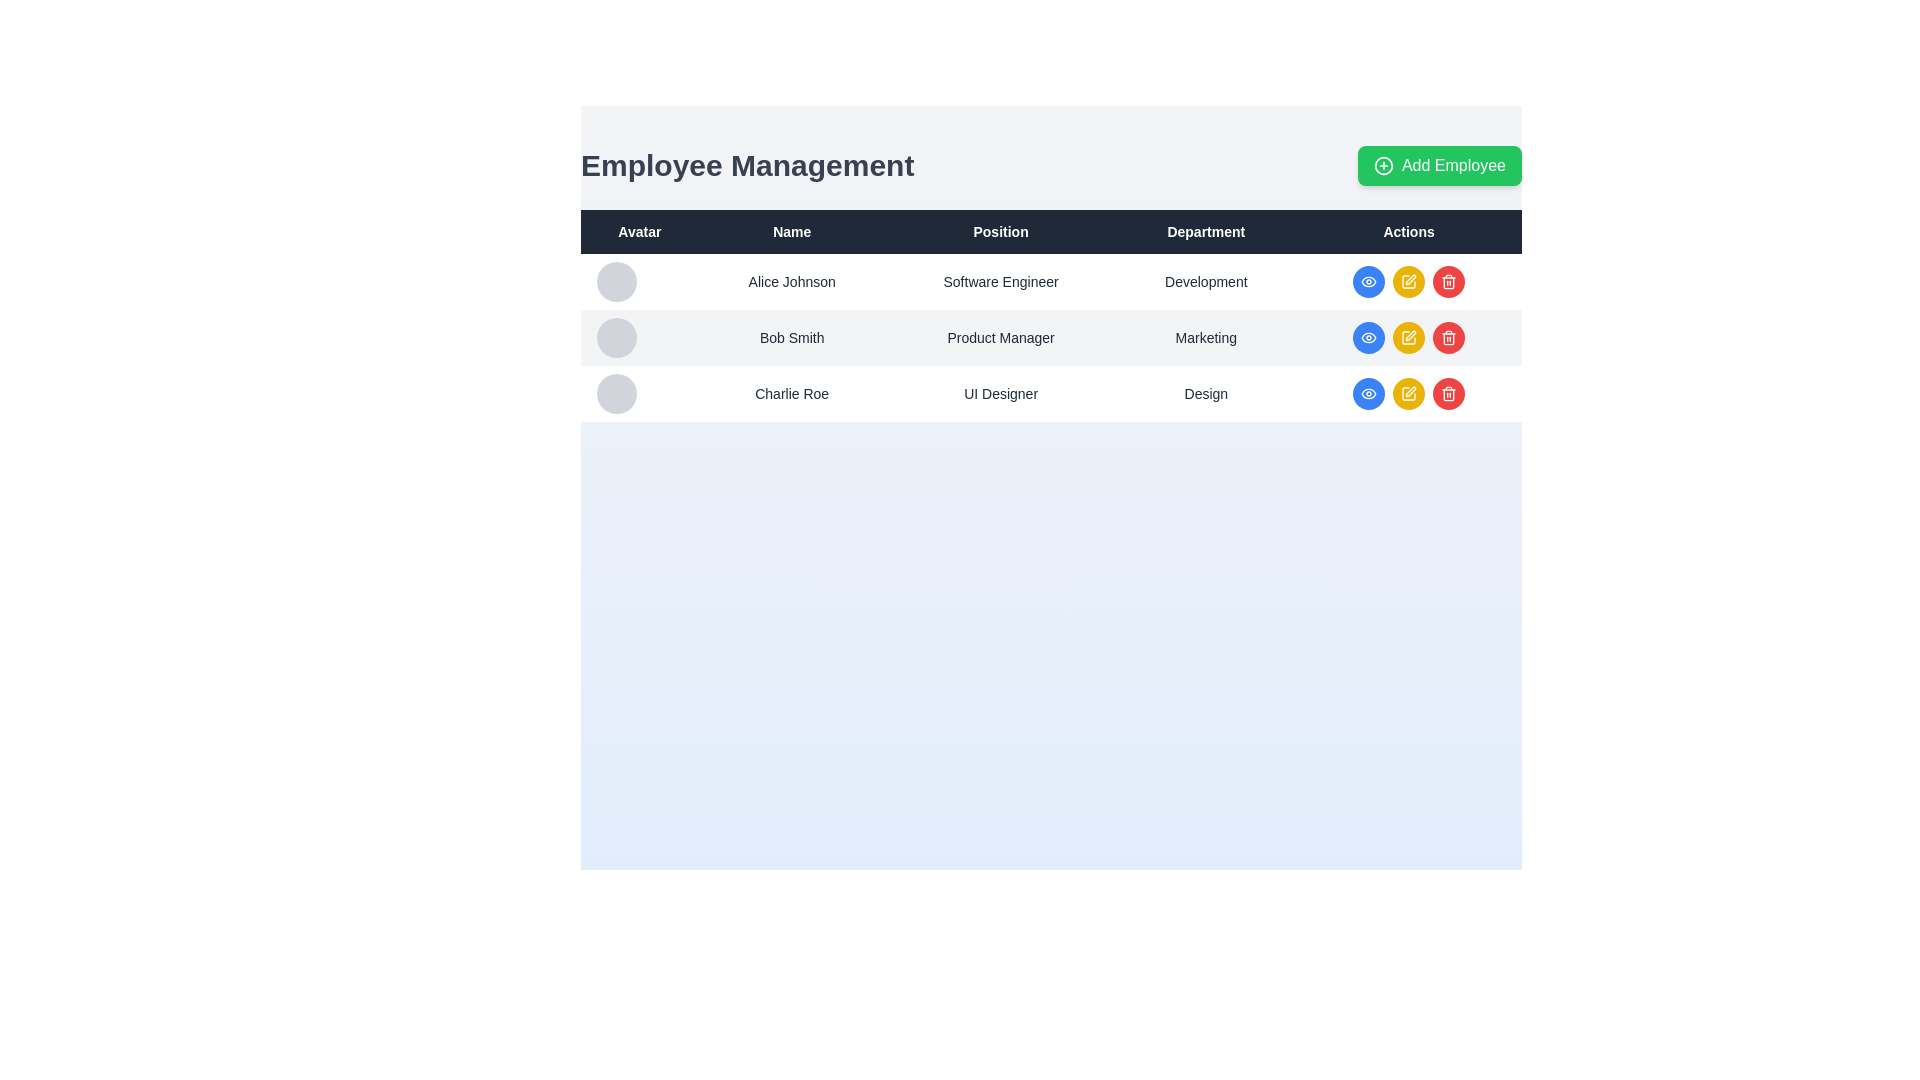  Describe the element at coordinates (1408, 393) in the screenshot. I see `the circular yellow button with a white pencil icon located under the 'Actions' column for 'Charlie Roe' in the 'Employee Management' section to initiate the edit functionality` at that location.